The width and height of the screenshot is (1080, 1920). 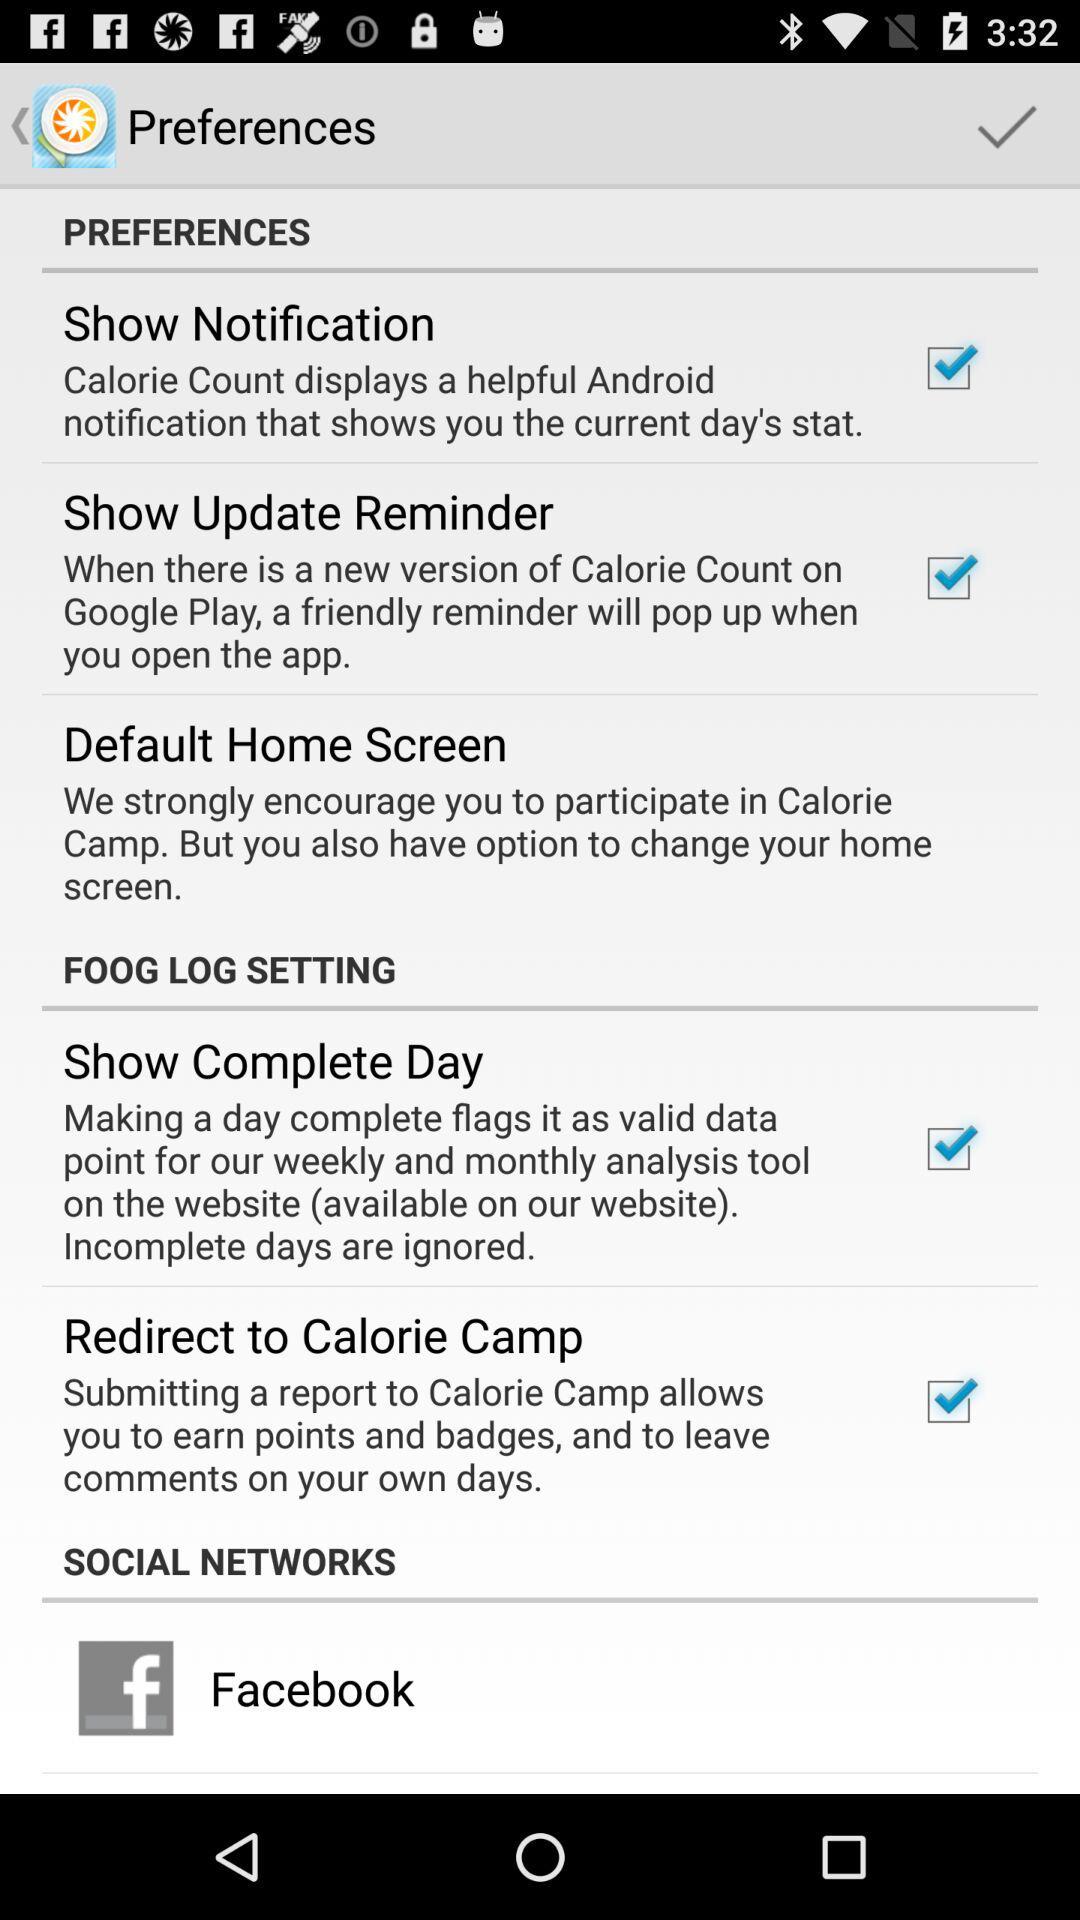 I want to click on the item below the redirect to calorie item, so click(x=463, y=1433).